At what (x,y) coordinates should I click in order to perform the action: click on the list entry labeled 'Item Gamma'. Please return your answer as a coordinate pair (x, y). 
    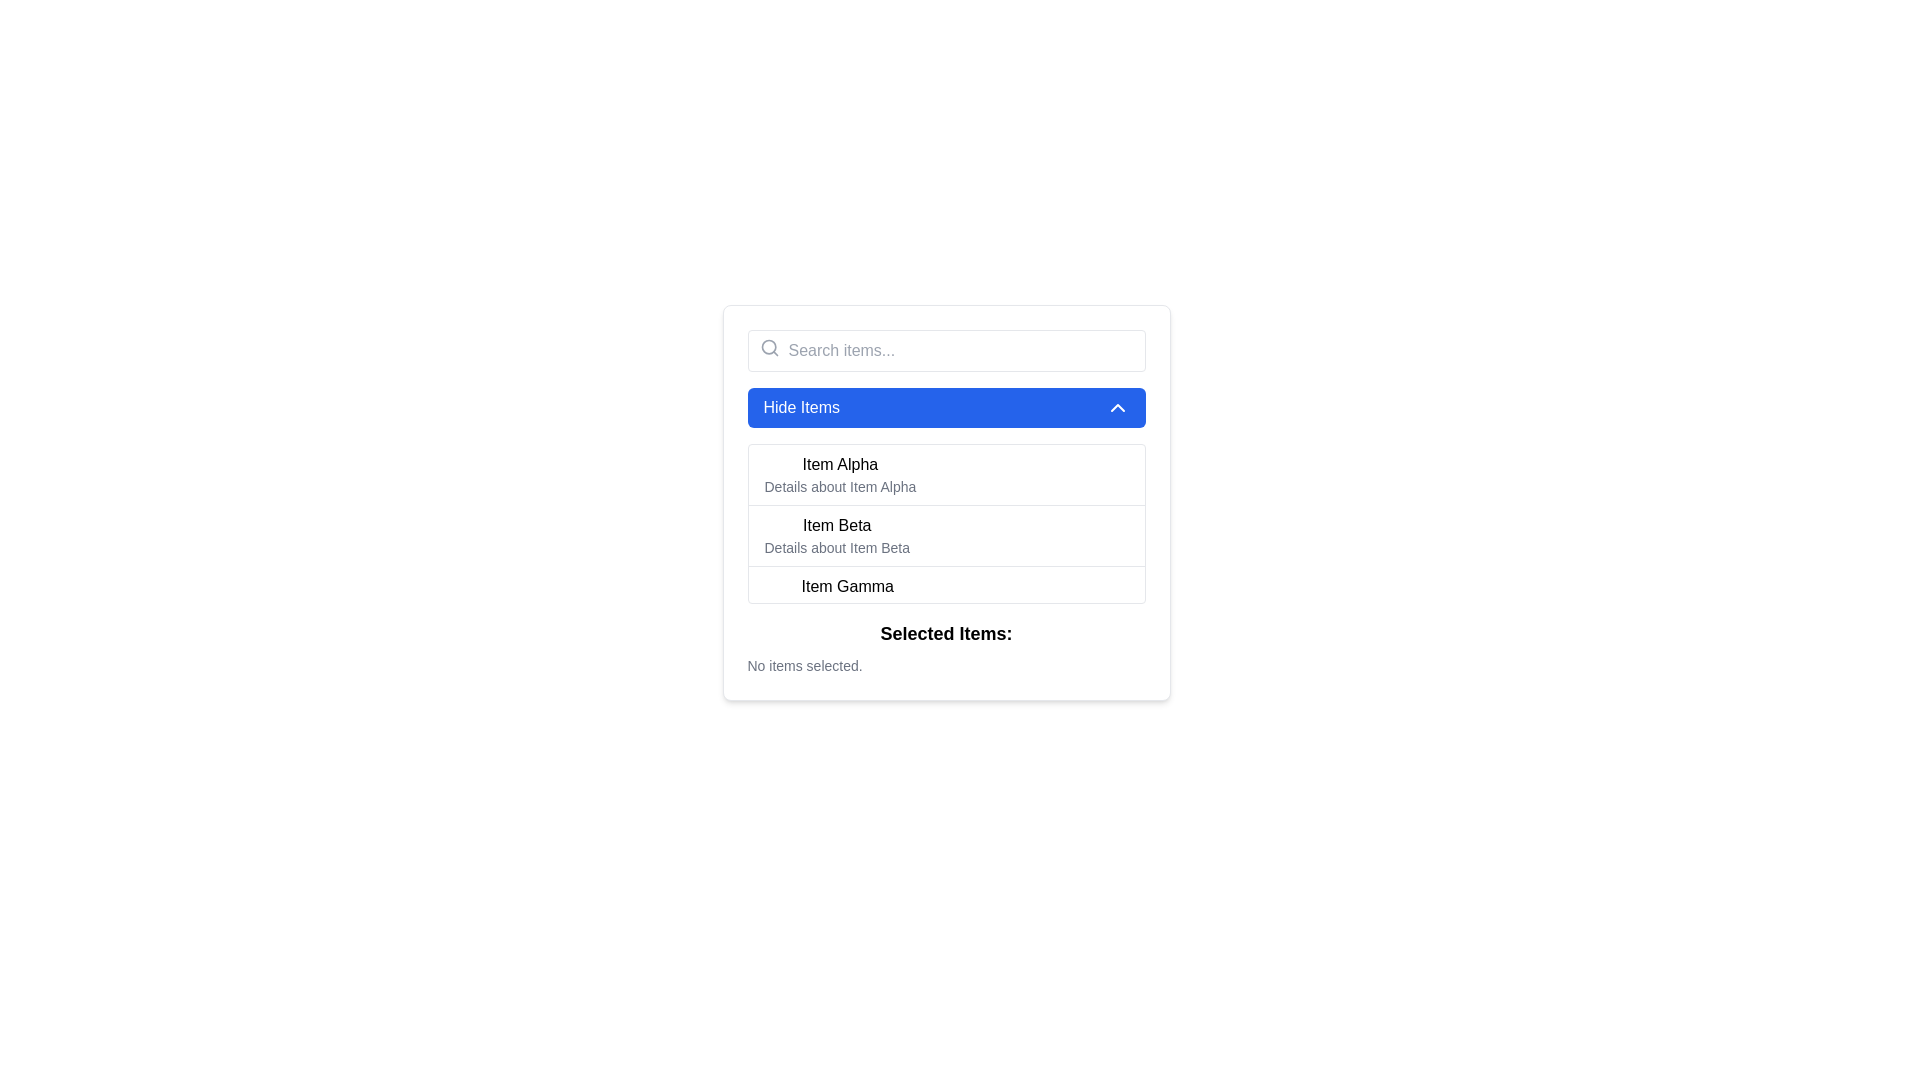
    Looking at the image, I should click on (945, 595).